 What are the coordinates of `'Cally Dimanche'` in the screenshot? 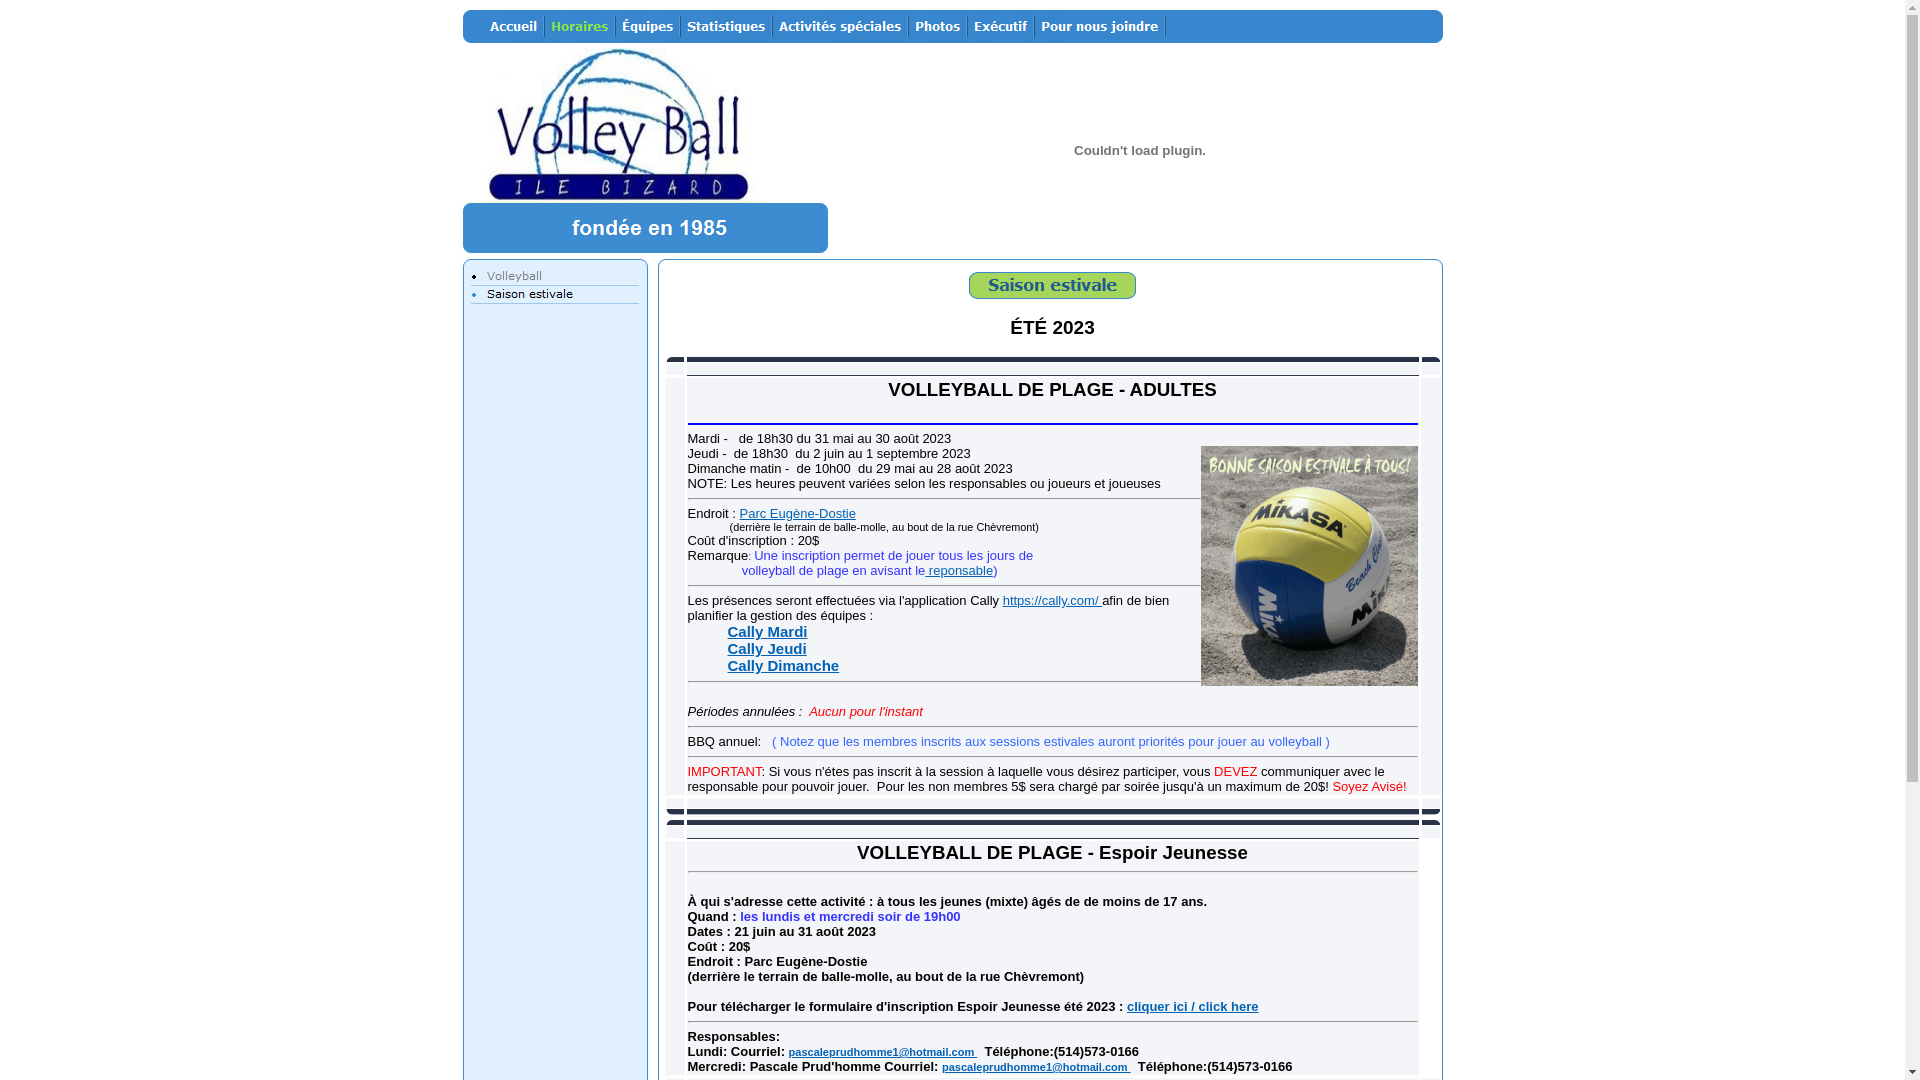 It's located at (782, 665).